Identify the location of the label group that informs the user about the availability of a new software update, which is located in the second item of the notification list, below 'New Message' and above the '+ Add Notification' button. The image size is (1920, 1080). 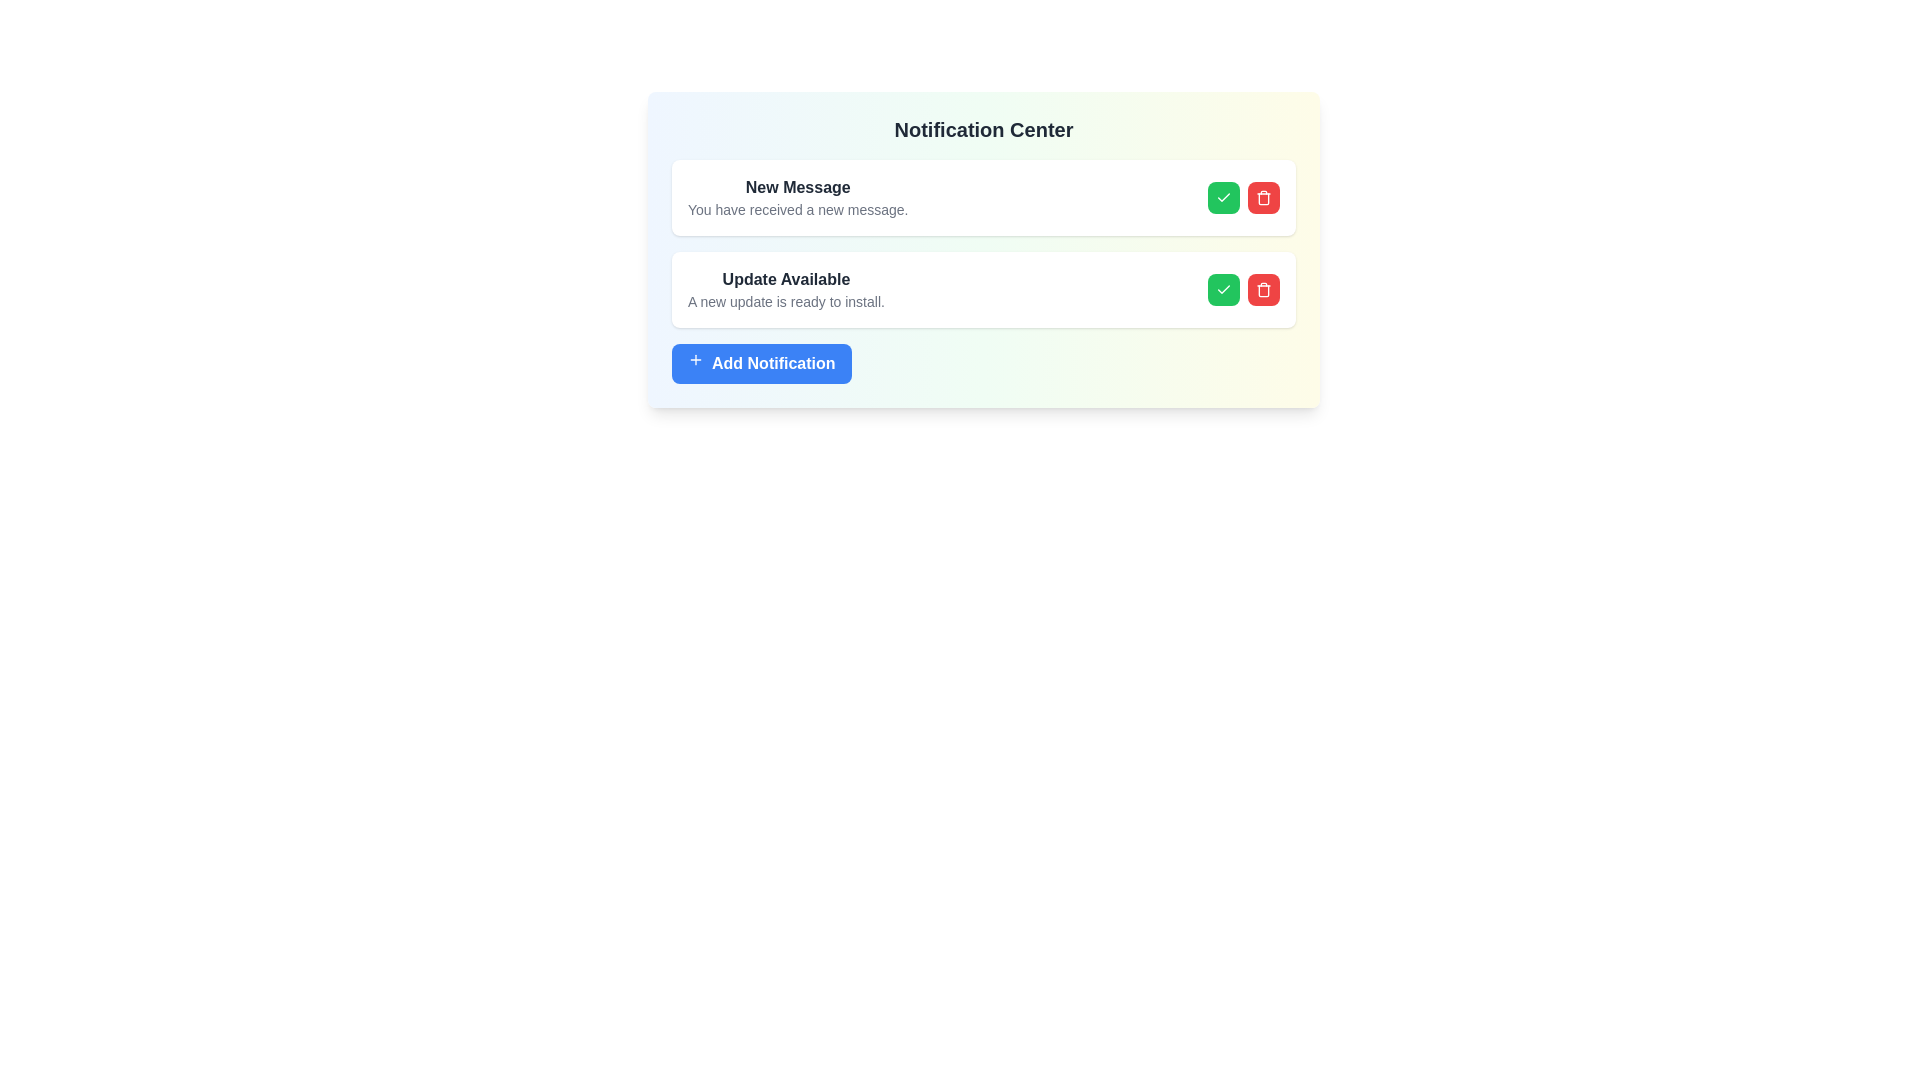
(785, 289).